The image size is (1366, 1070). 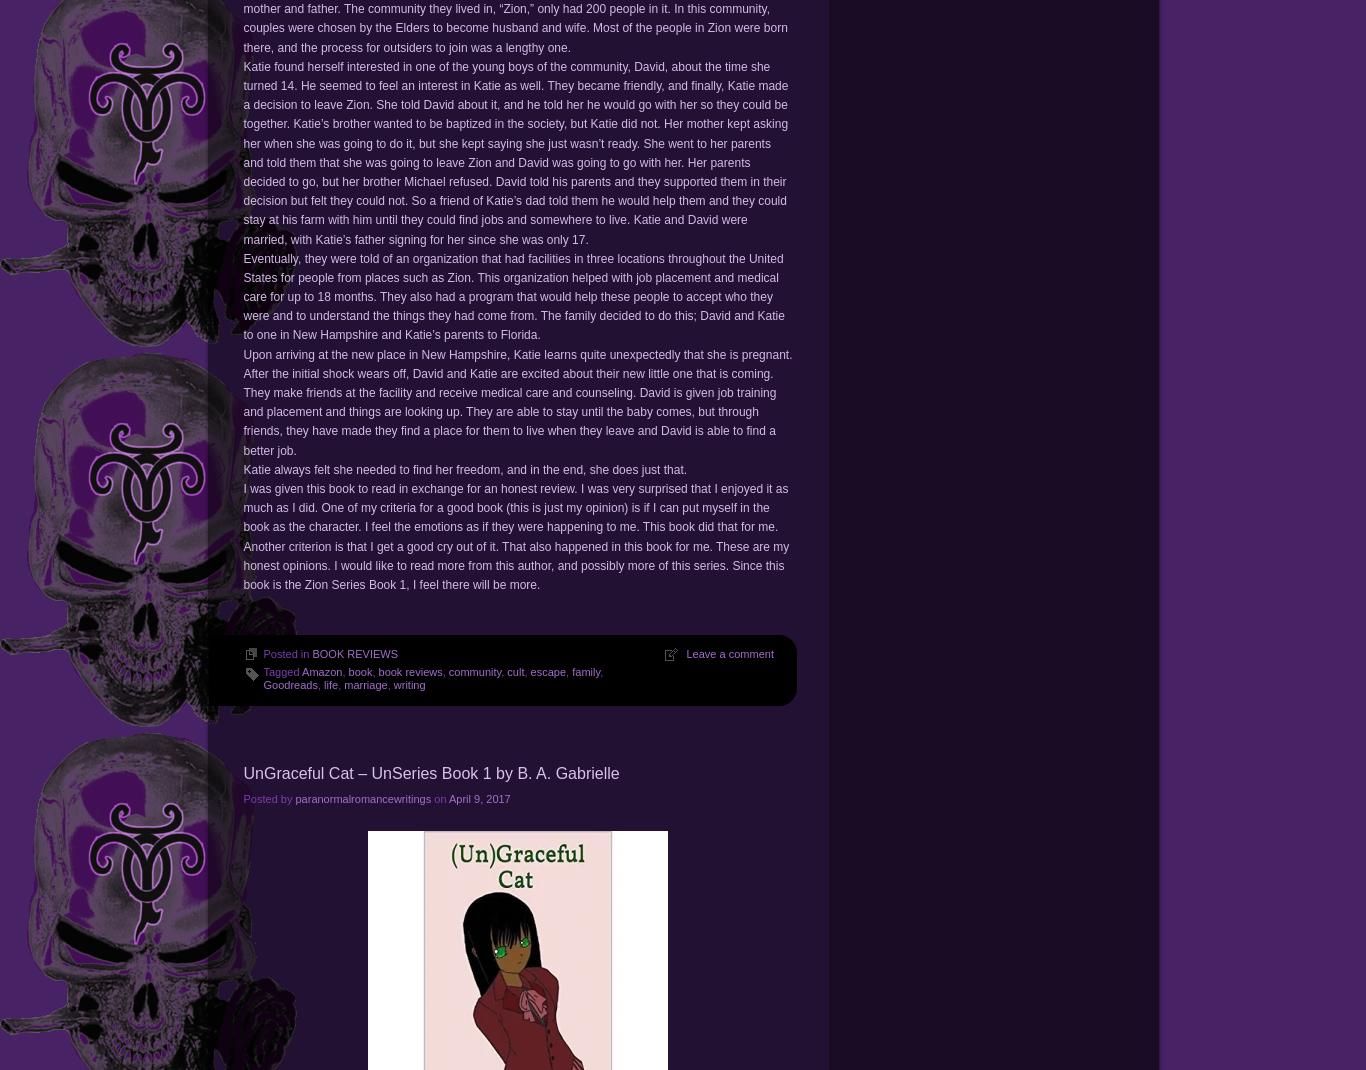 What do you see at coordinates (517, 400) in the screenshot?
I see `'Upon arriving at the new place in New Hampshire, Katie learns quite unexpectedly that she is pregnant. After the initial shock wears off, David and Katie are excited about their new little one that is coming. They make friends at the facility and receive medical care and counseling. David is given job training and placement and things are looking up. They are able to stay until the baby comes, but through friends, they have made they find a place for them to live when they leave and David is able to find a better job.'` at bounding box center [517, 400].